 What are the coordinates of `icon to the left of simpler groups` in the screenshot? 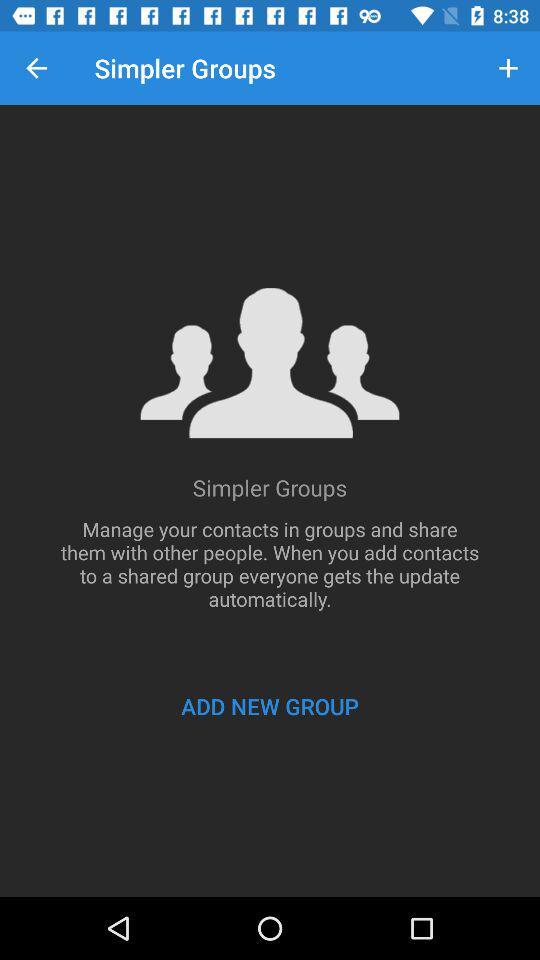 It's located at (36, 68).